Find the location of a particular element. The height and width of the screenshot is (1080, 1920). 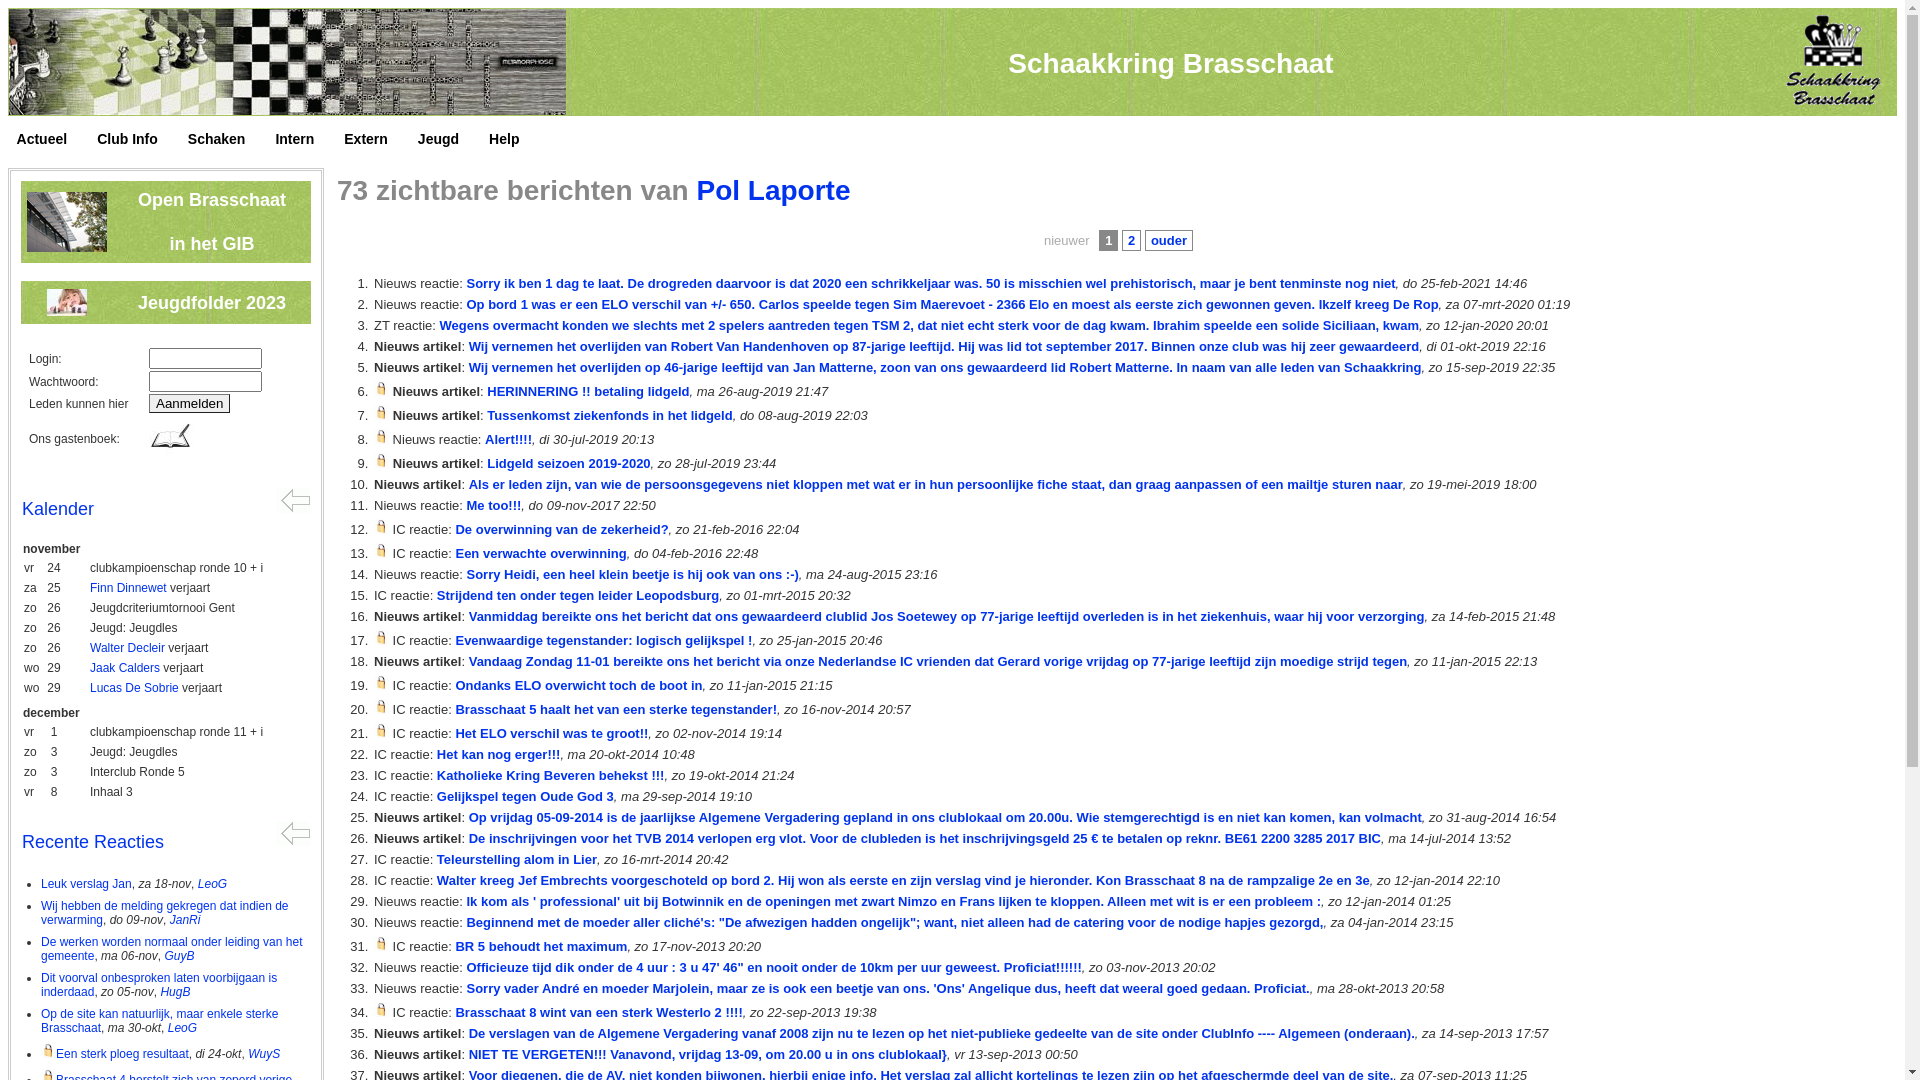

'Lidgeld seizoen 2019-2020' is located at coordinates (567, 463).